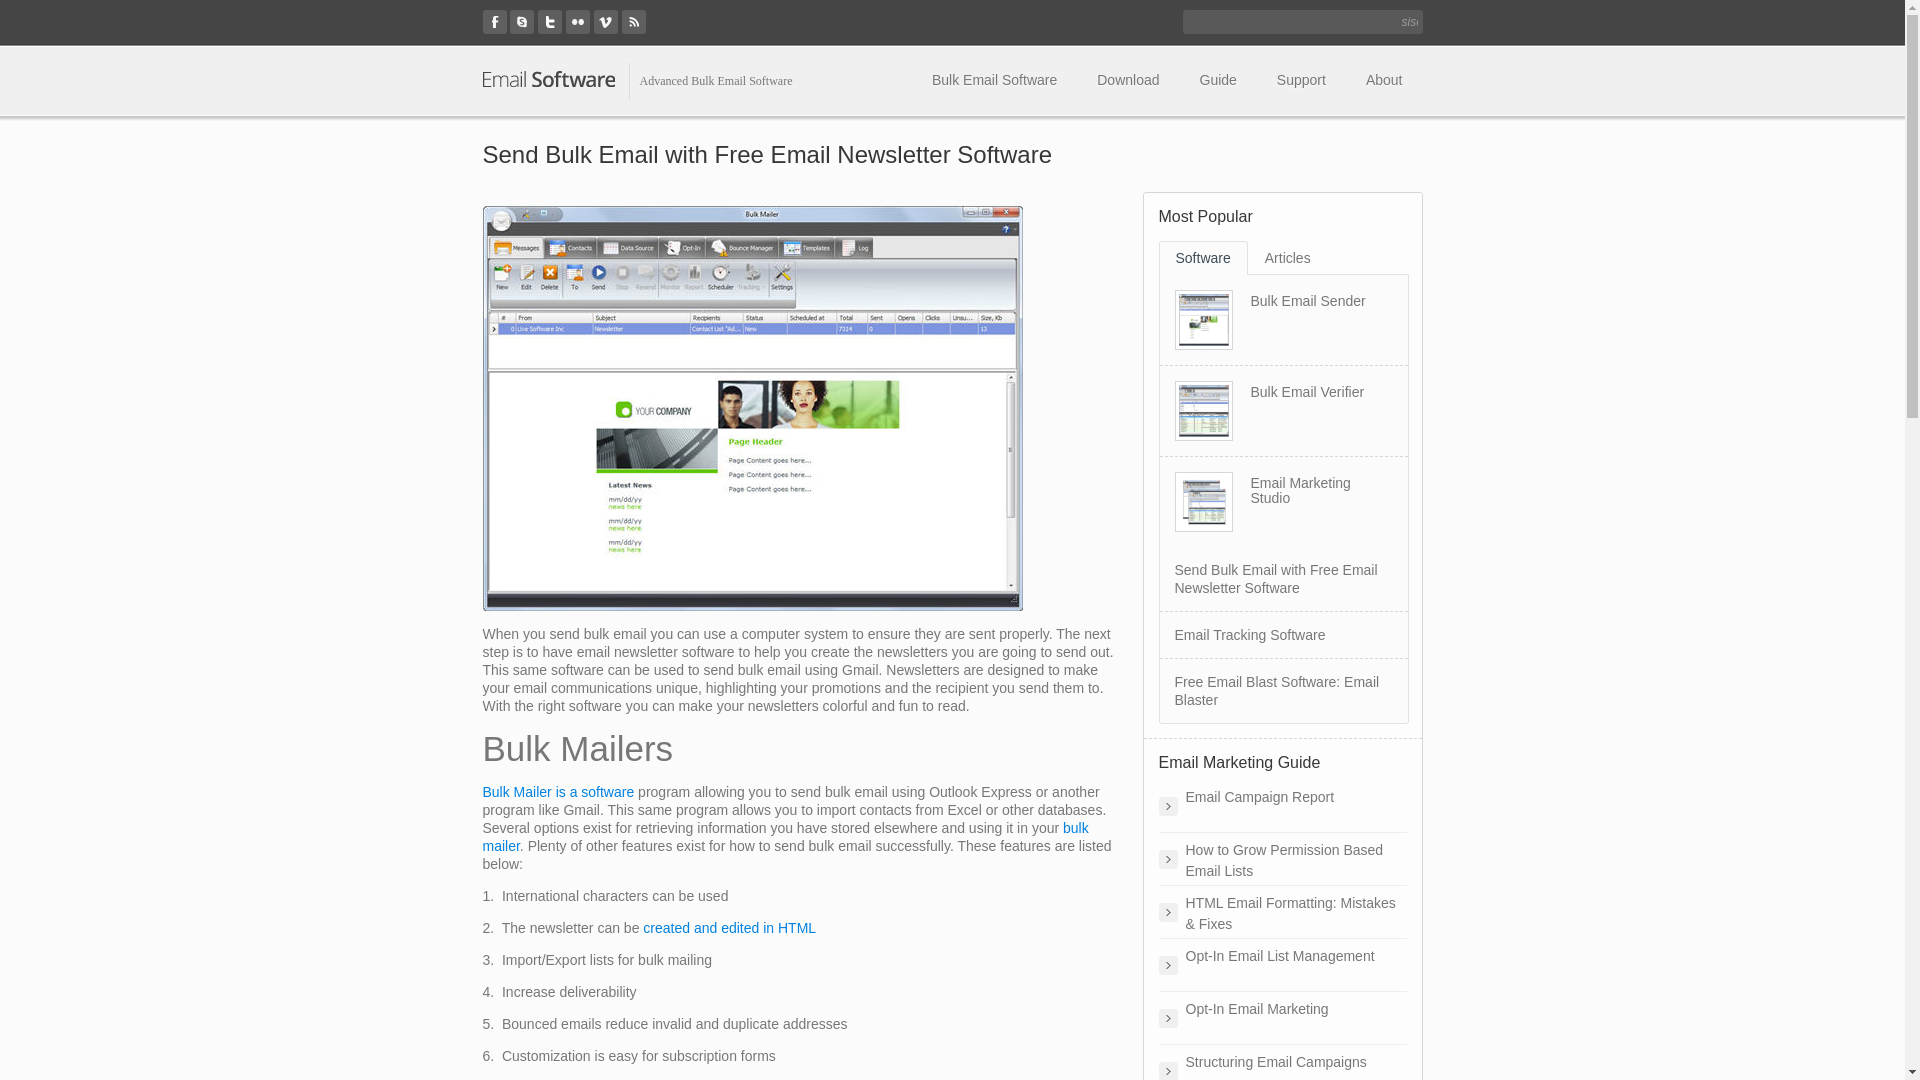 The width and height of the screenshot is (1920, 1080). What do you see at coordinates (994, 79) in the screenshot?
I see `'Bulk Email Software'` at bounding box center [994, 79].